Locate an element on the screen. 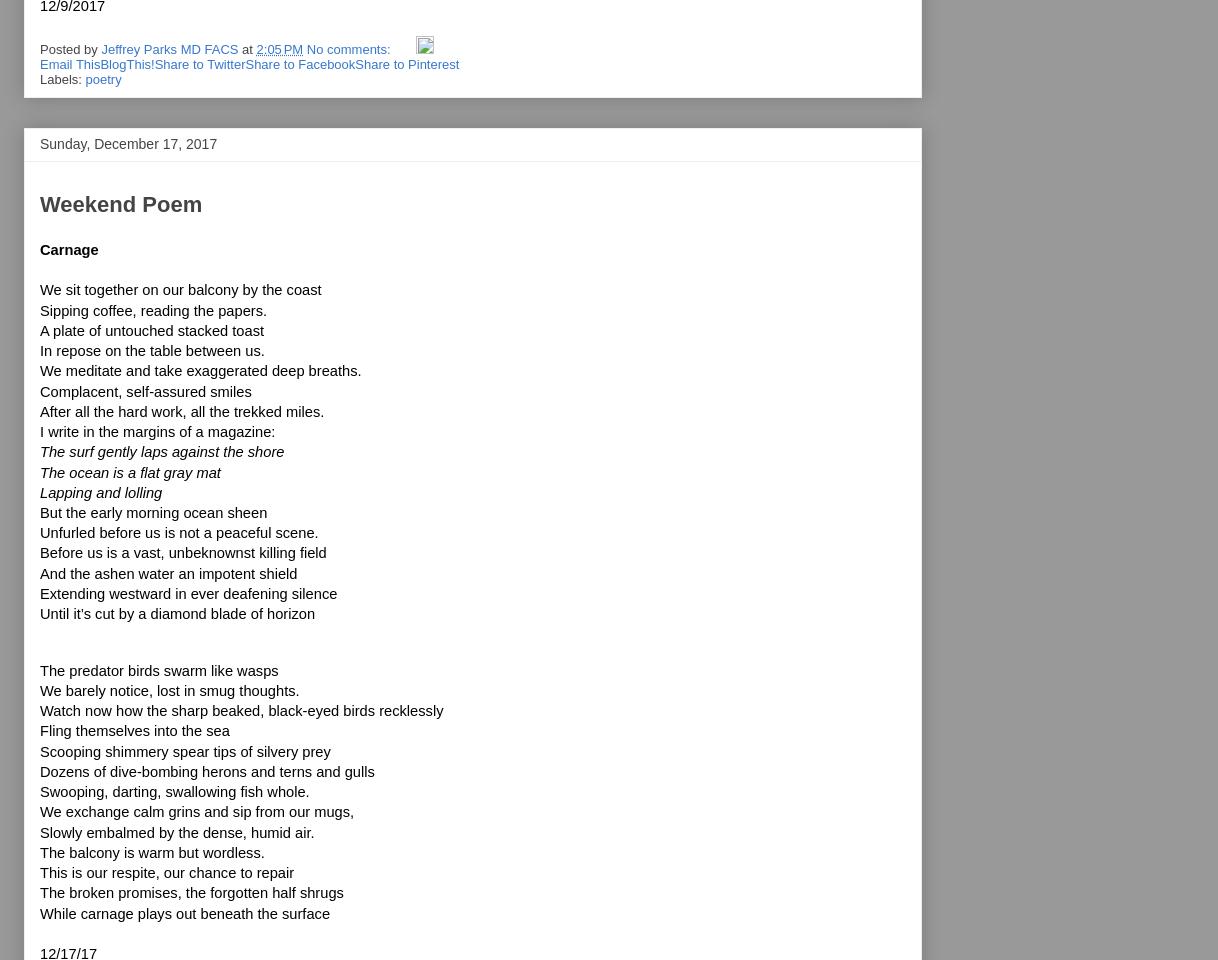 The height and width of the screenshot is (960, 1218). 'Slowly embalmed by the dense, humid air.' is located at coordinates (176, 832).